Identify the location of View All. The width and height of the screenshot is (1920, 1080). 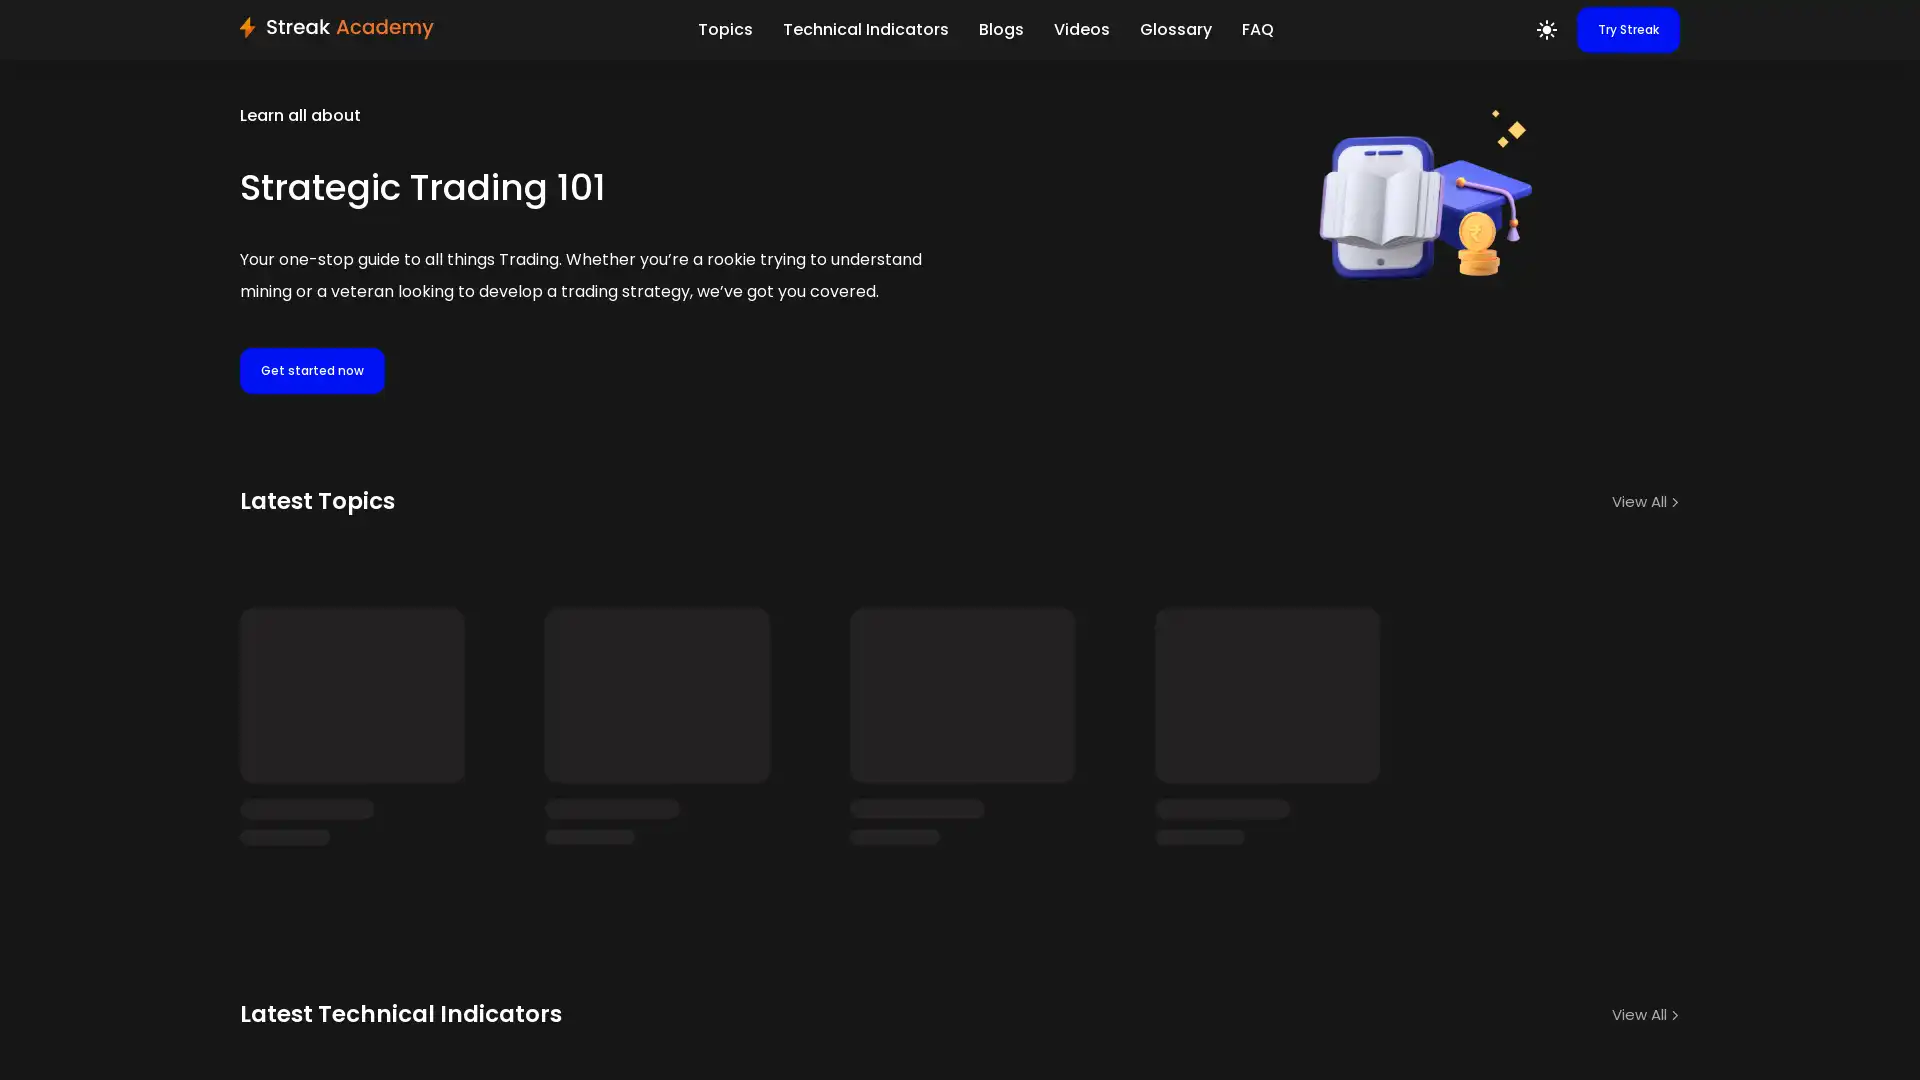
(1646, 500).